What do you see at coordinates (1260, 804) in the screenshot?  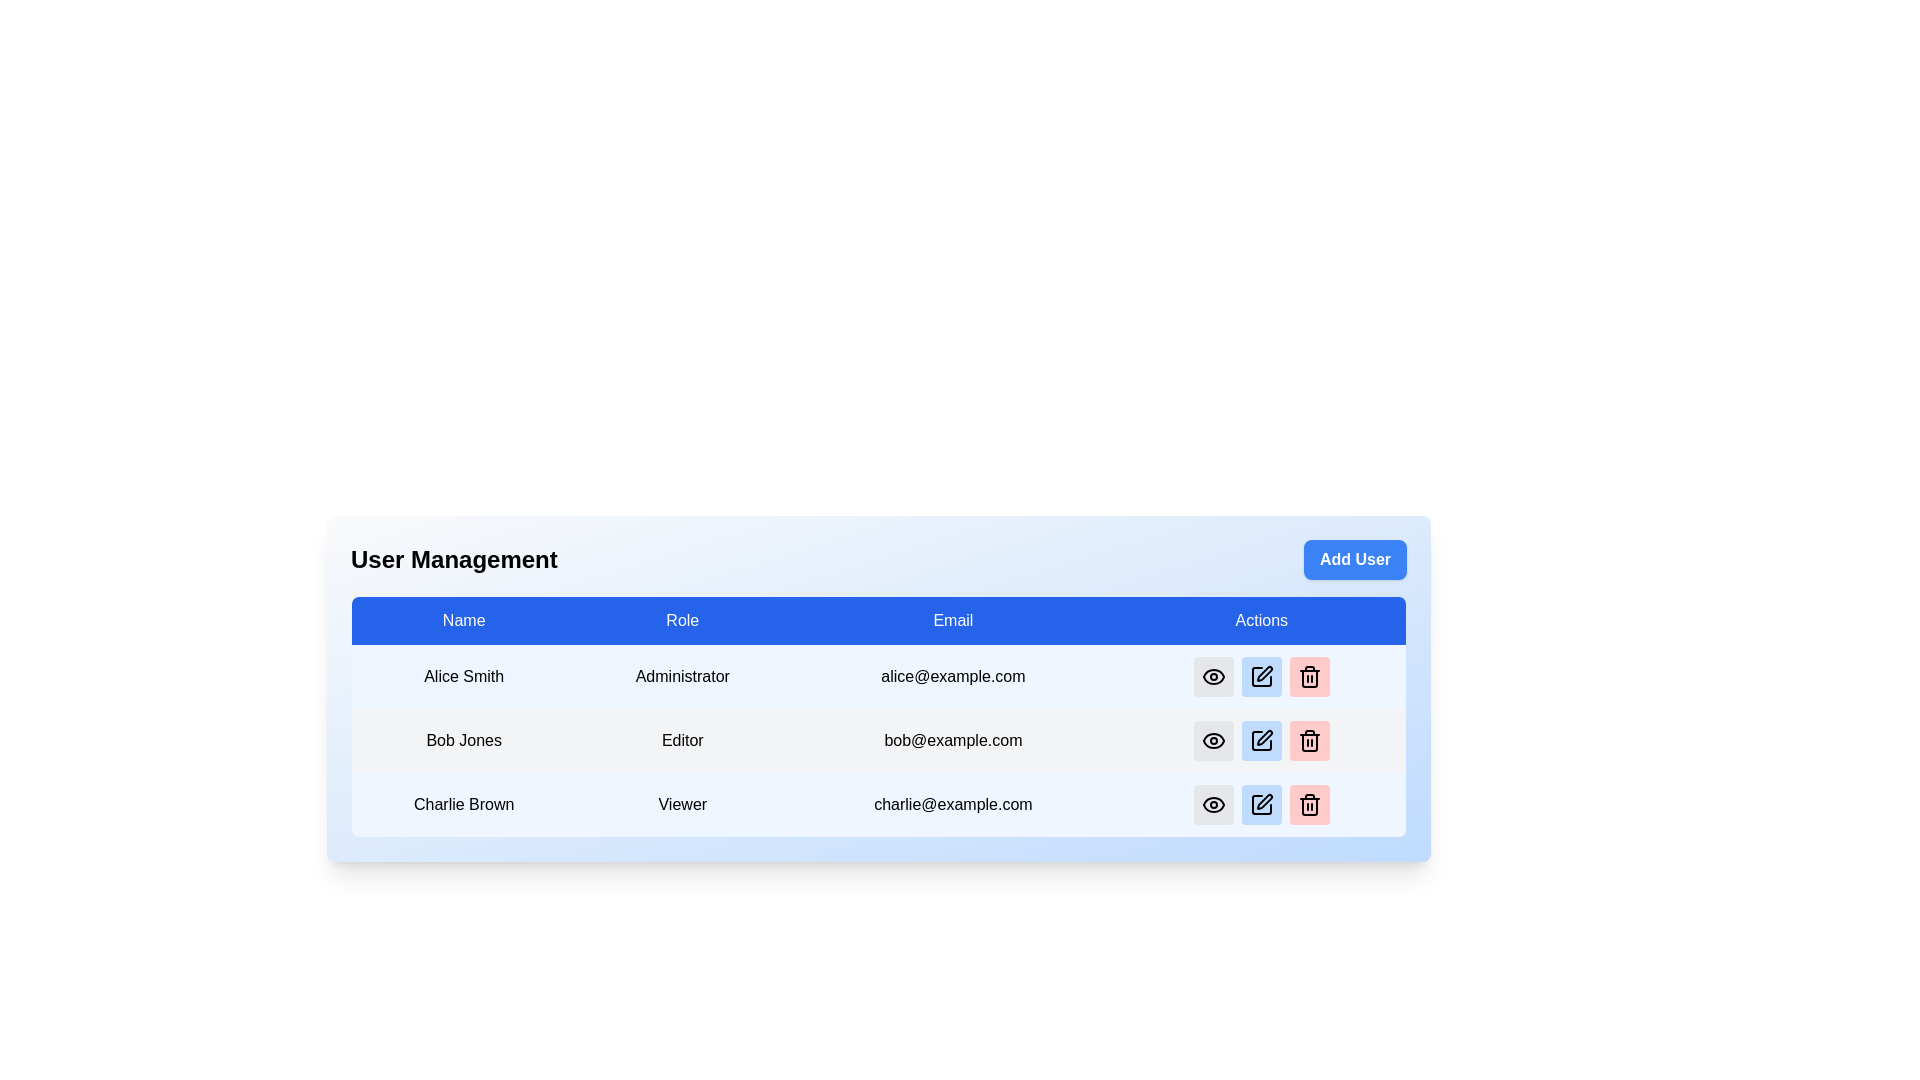 I see `the second icon button in the 'Actions' column to initiate editing of user data for 'Charlie Brown'` at bounding box center [1260, 804].